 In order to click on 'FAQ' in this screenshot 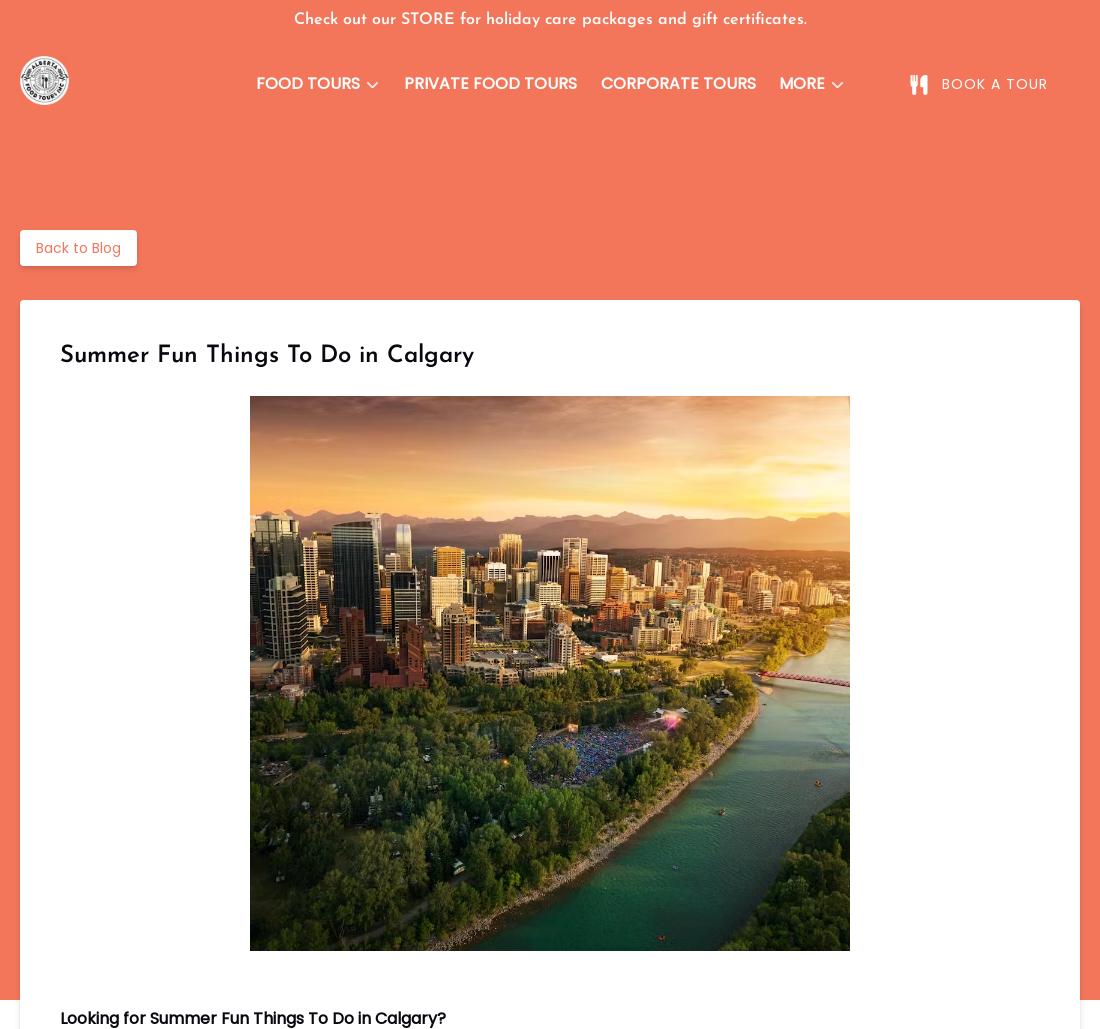, I will do `click(633, 270)`.